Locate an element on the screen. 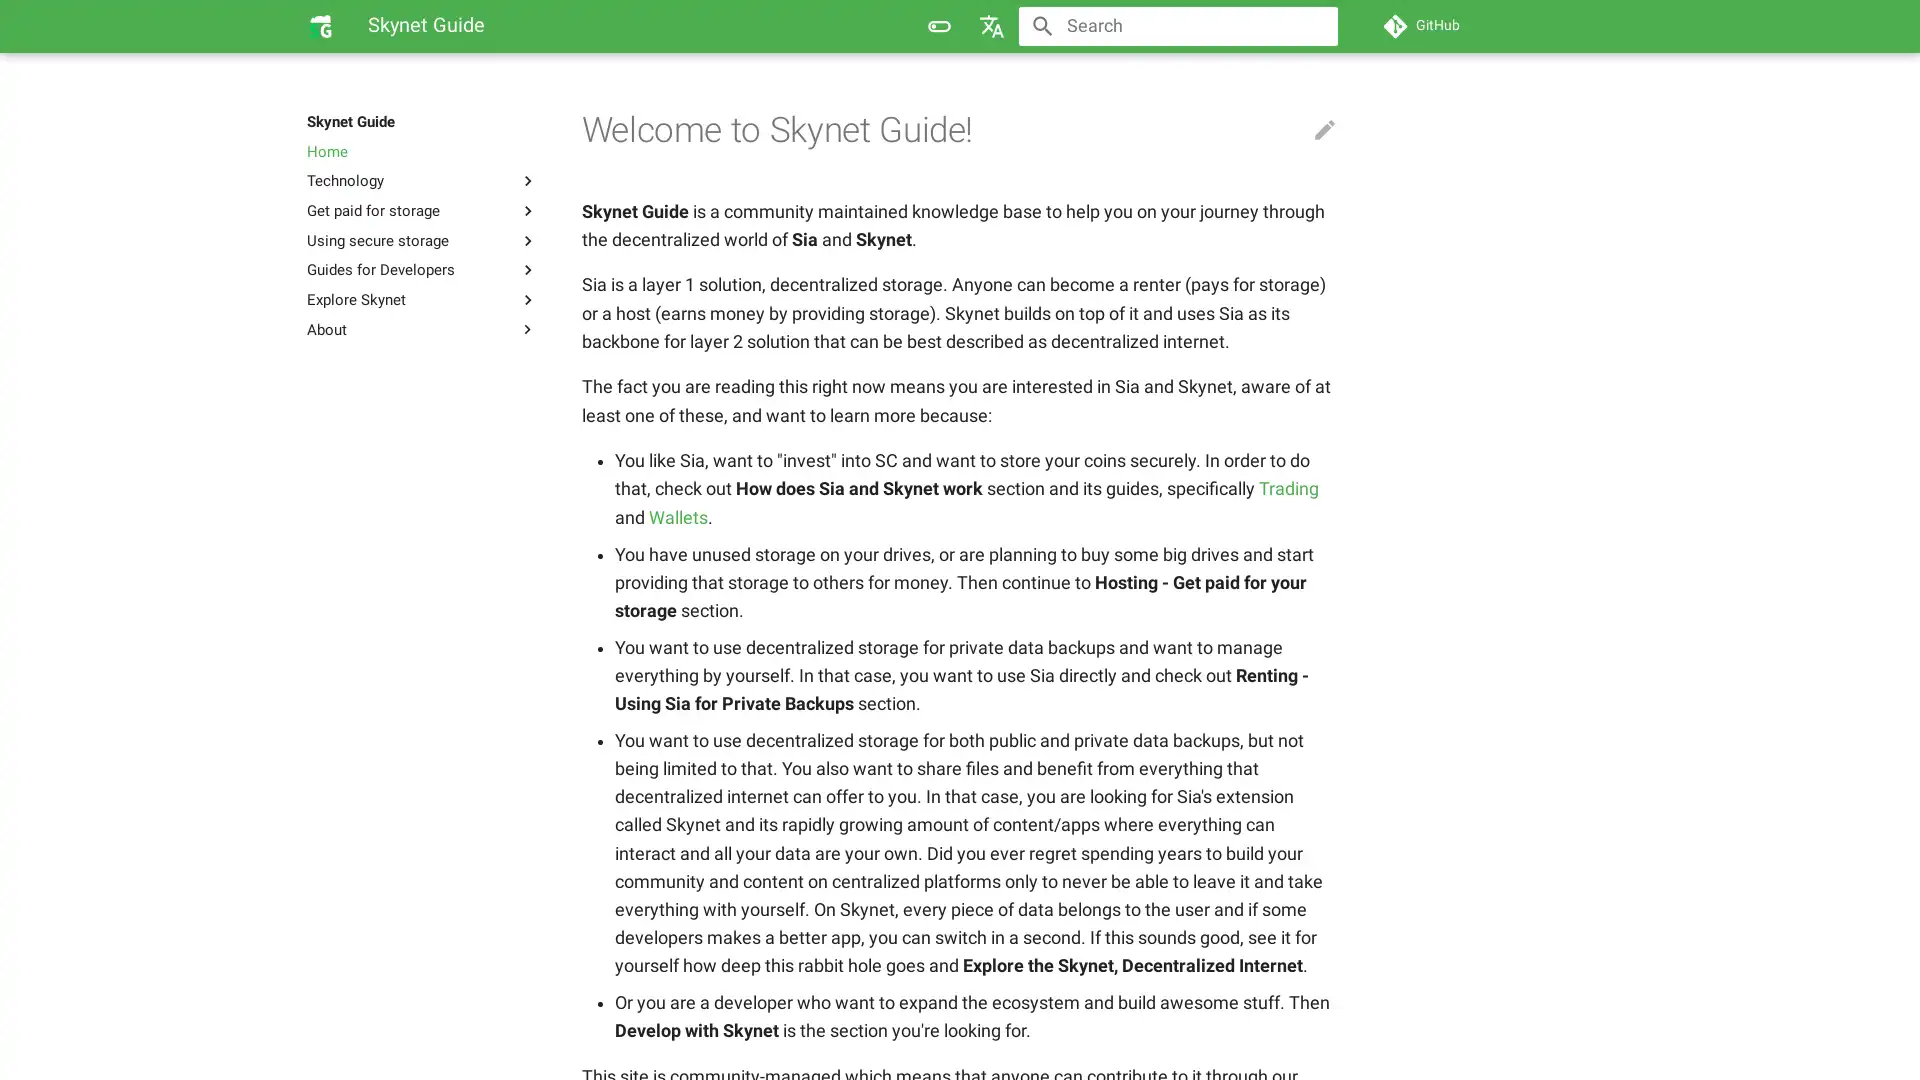 The image size is (1920, 1080). Clear is located at coordinates (1314, 26).